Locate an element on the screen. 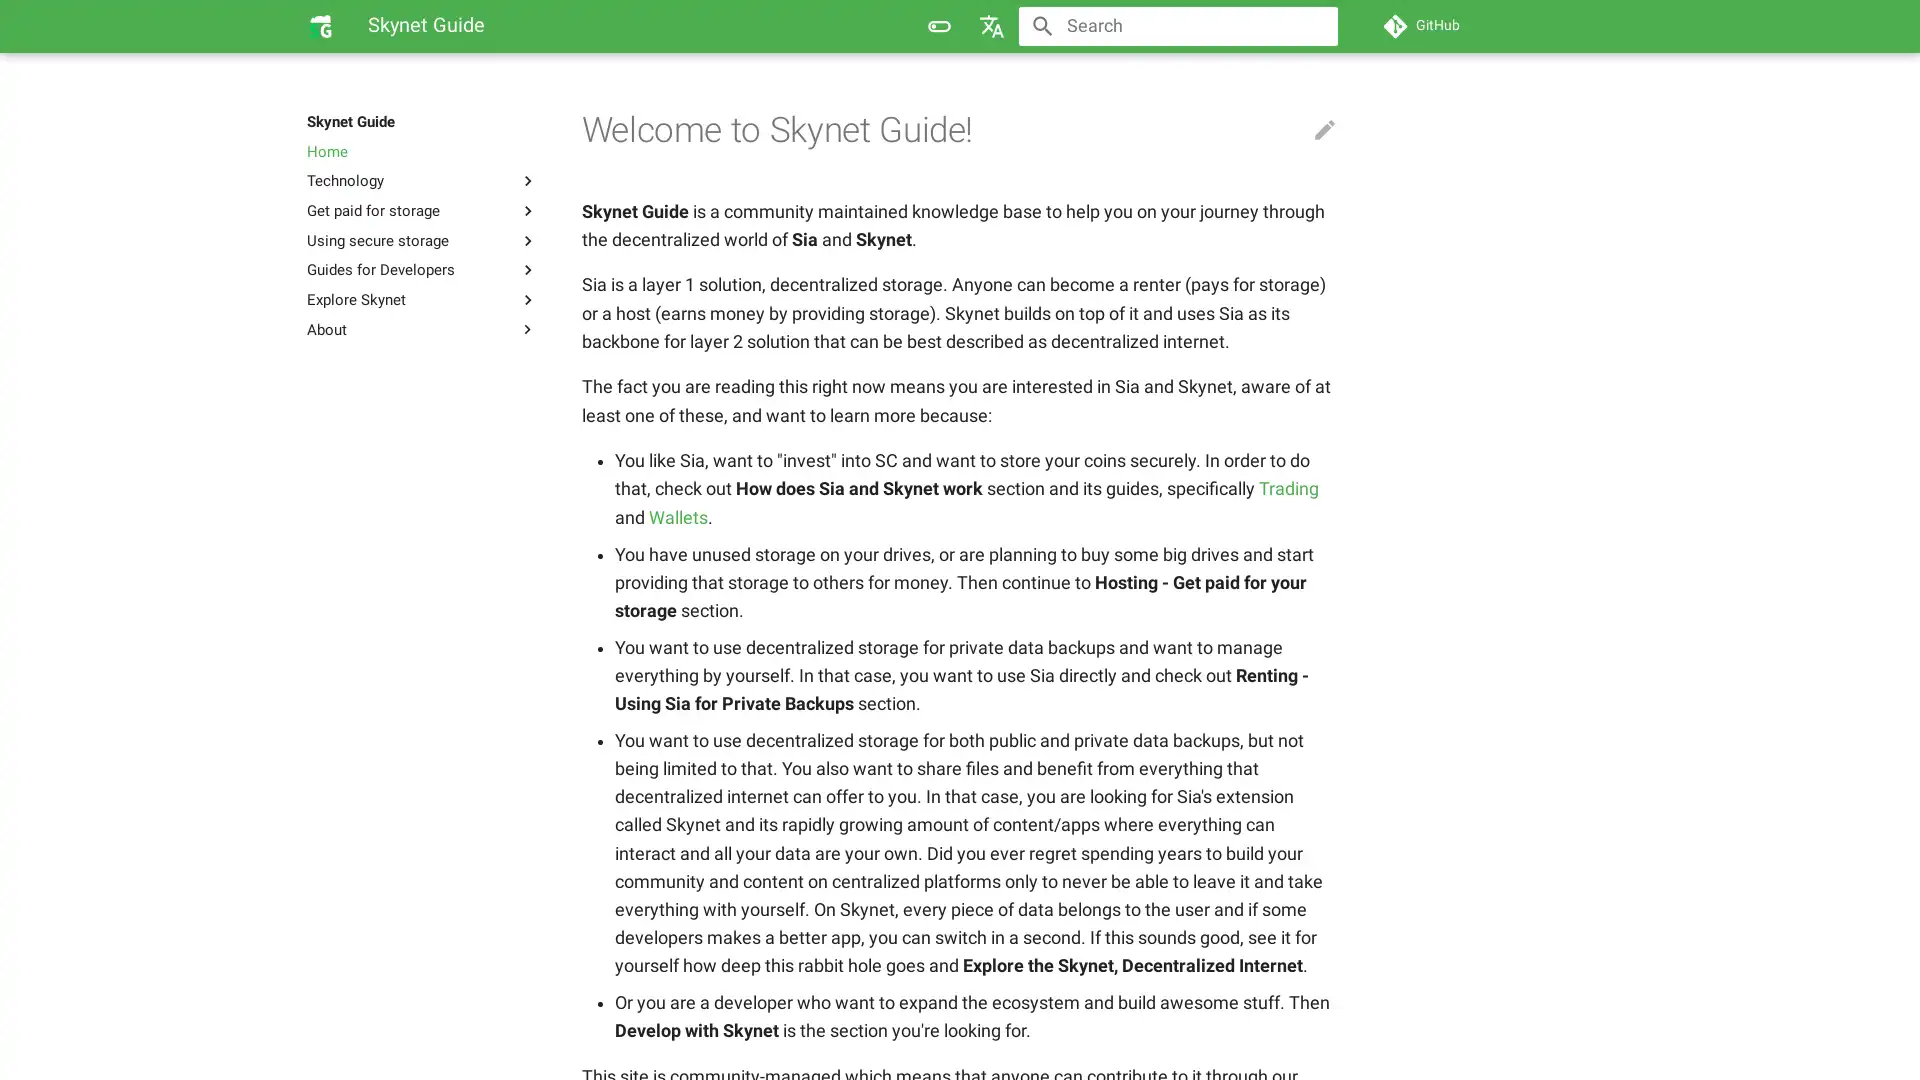 The image size is (1920, 1080). Clear is located at coordinates (1314, 26).